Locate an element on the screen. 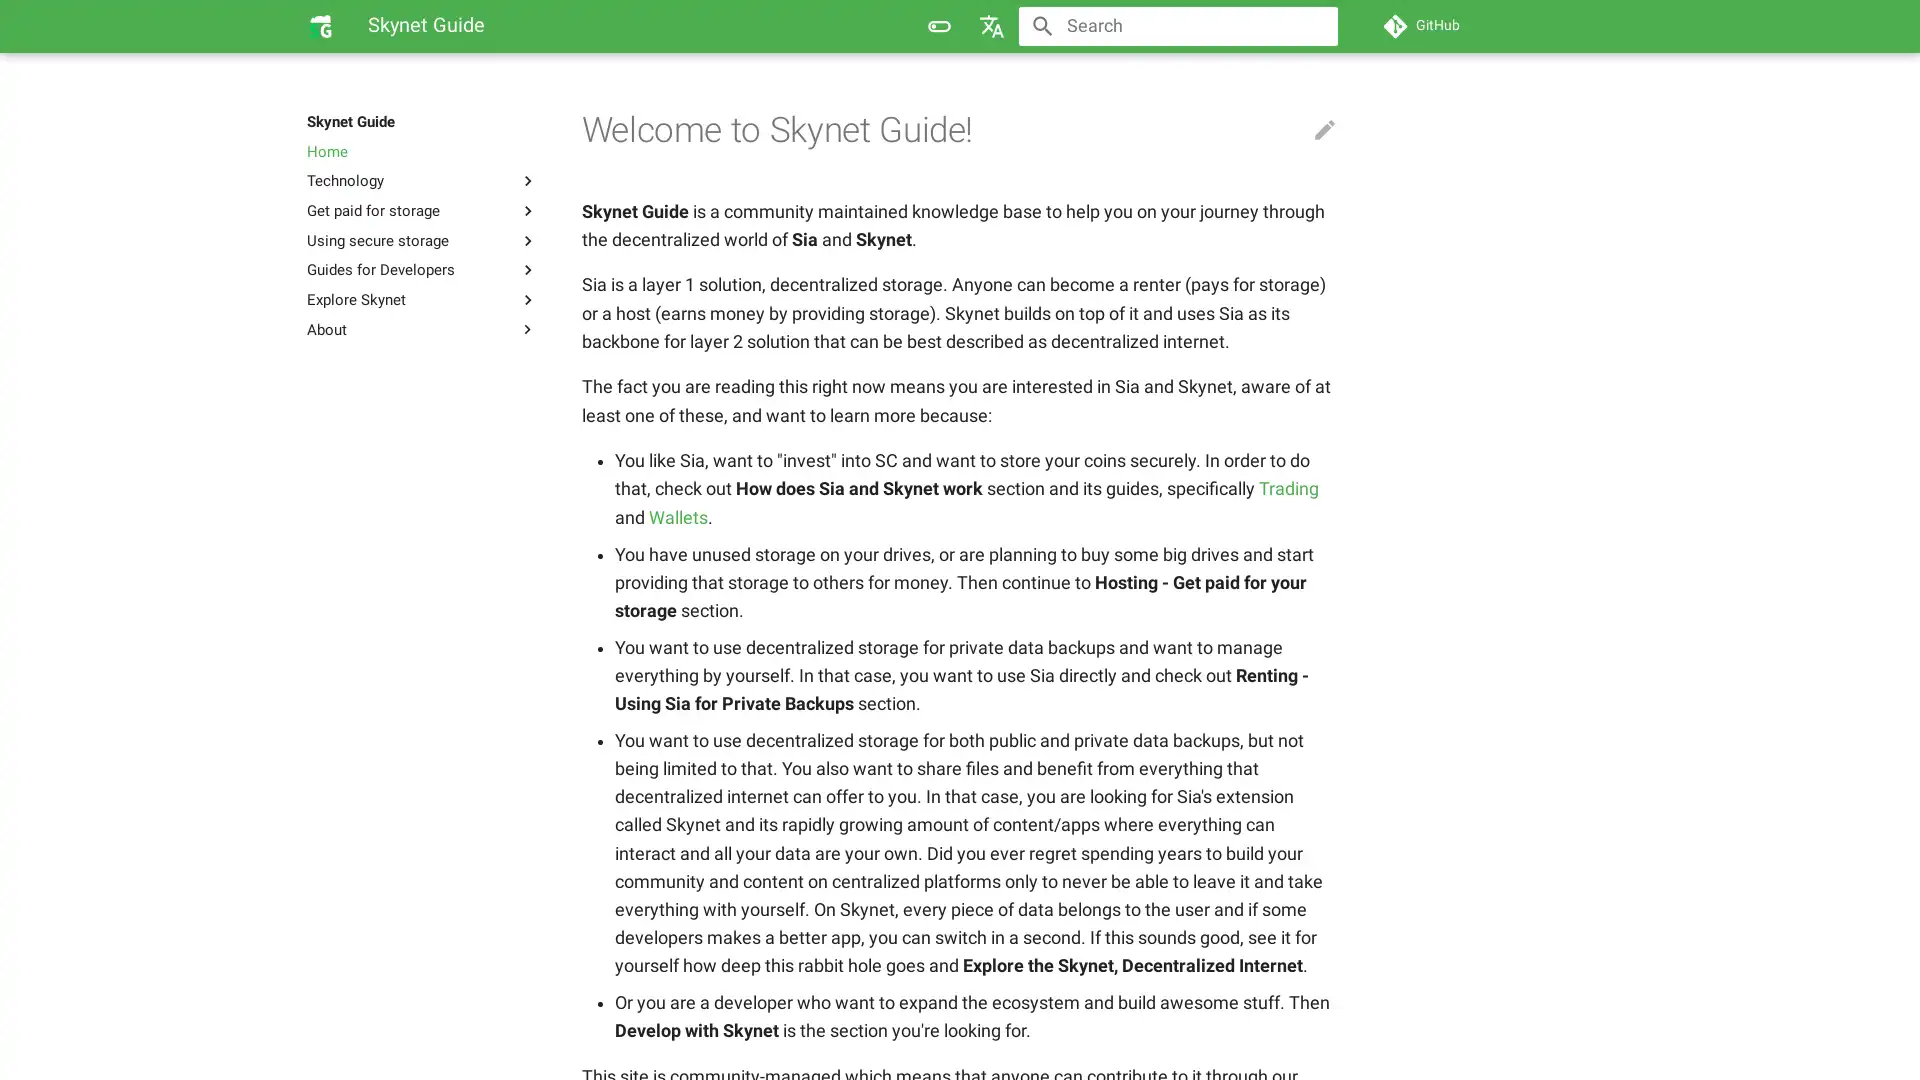 The image size is (1920, 1080). Clear is located at coordinates (1314, 26).